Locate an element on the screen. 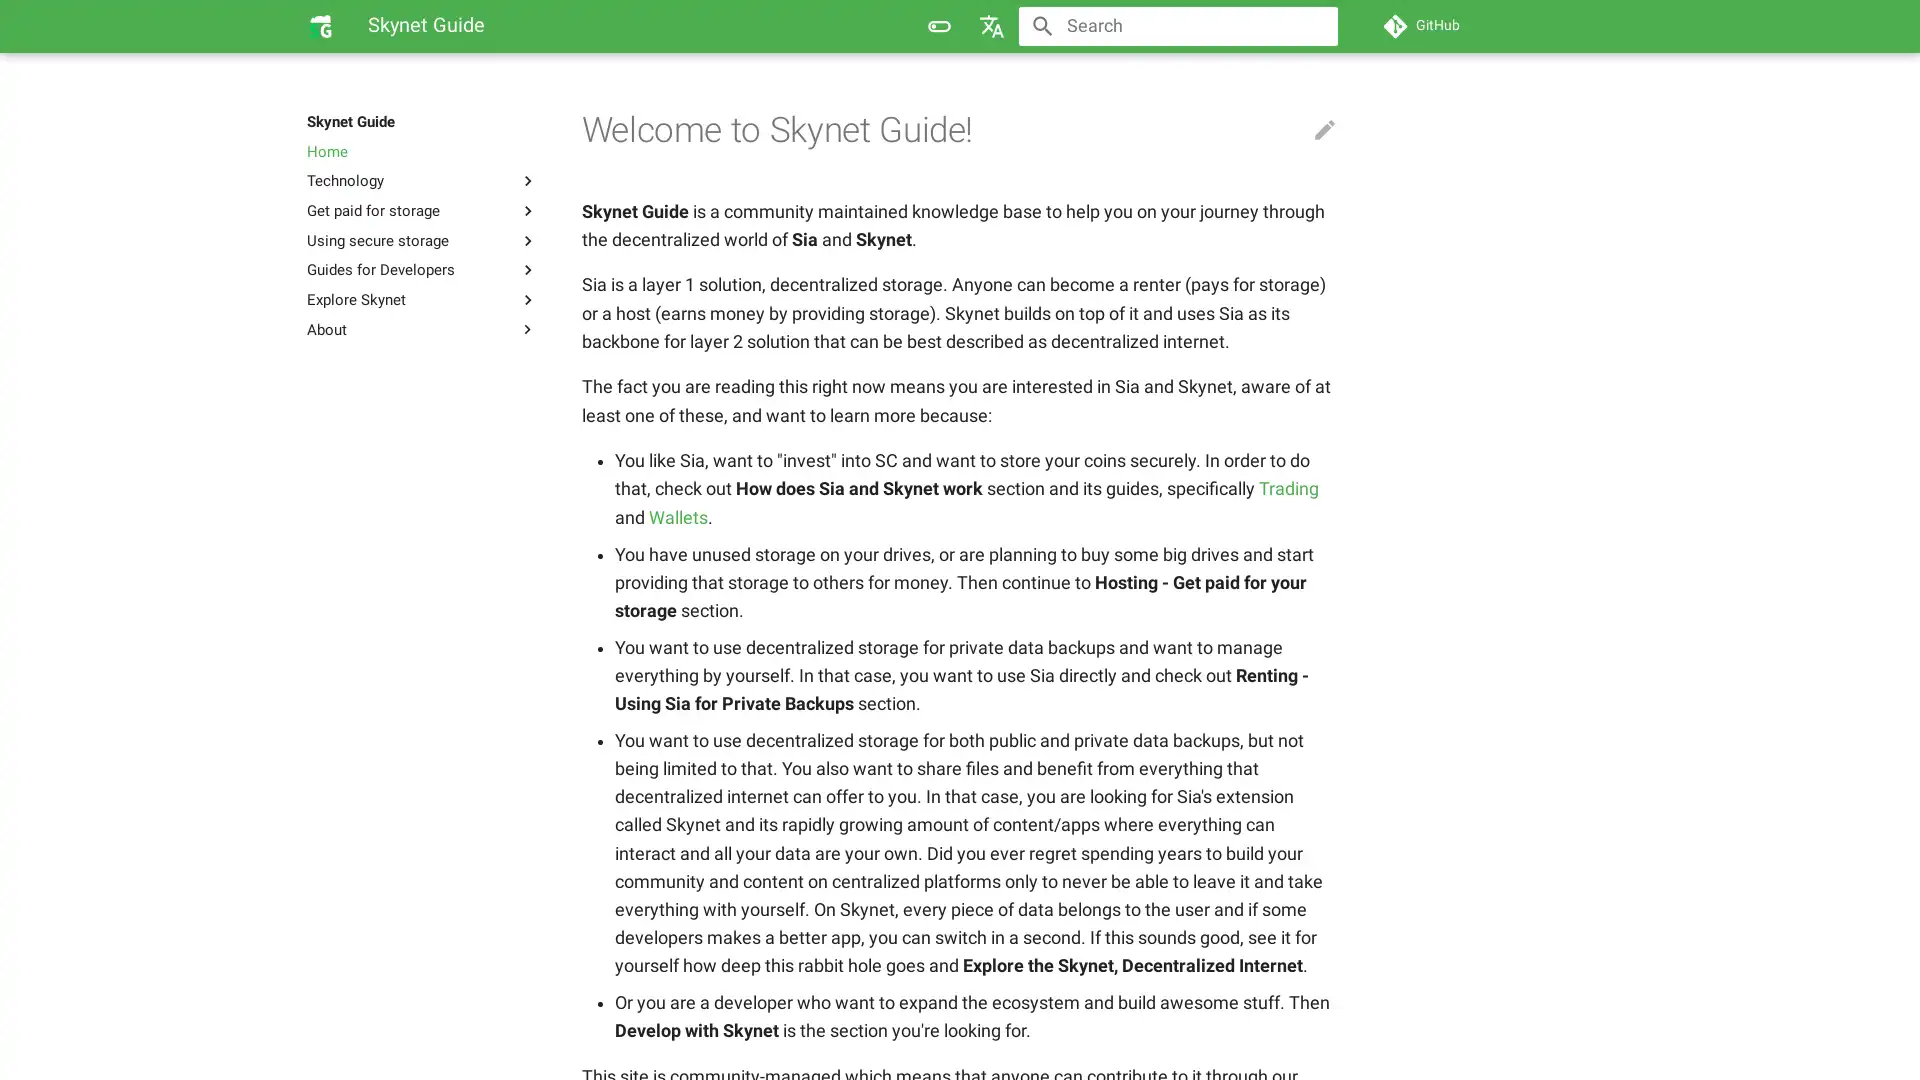 The image size is (1920, 1080). Clear is located at coordinates (1314, 26).